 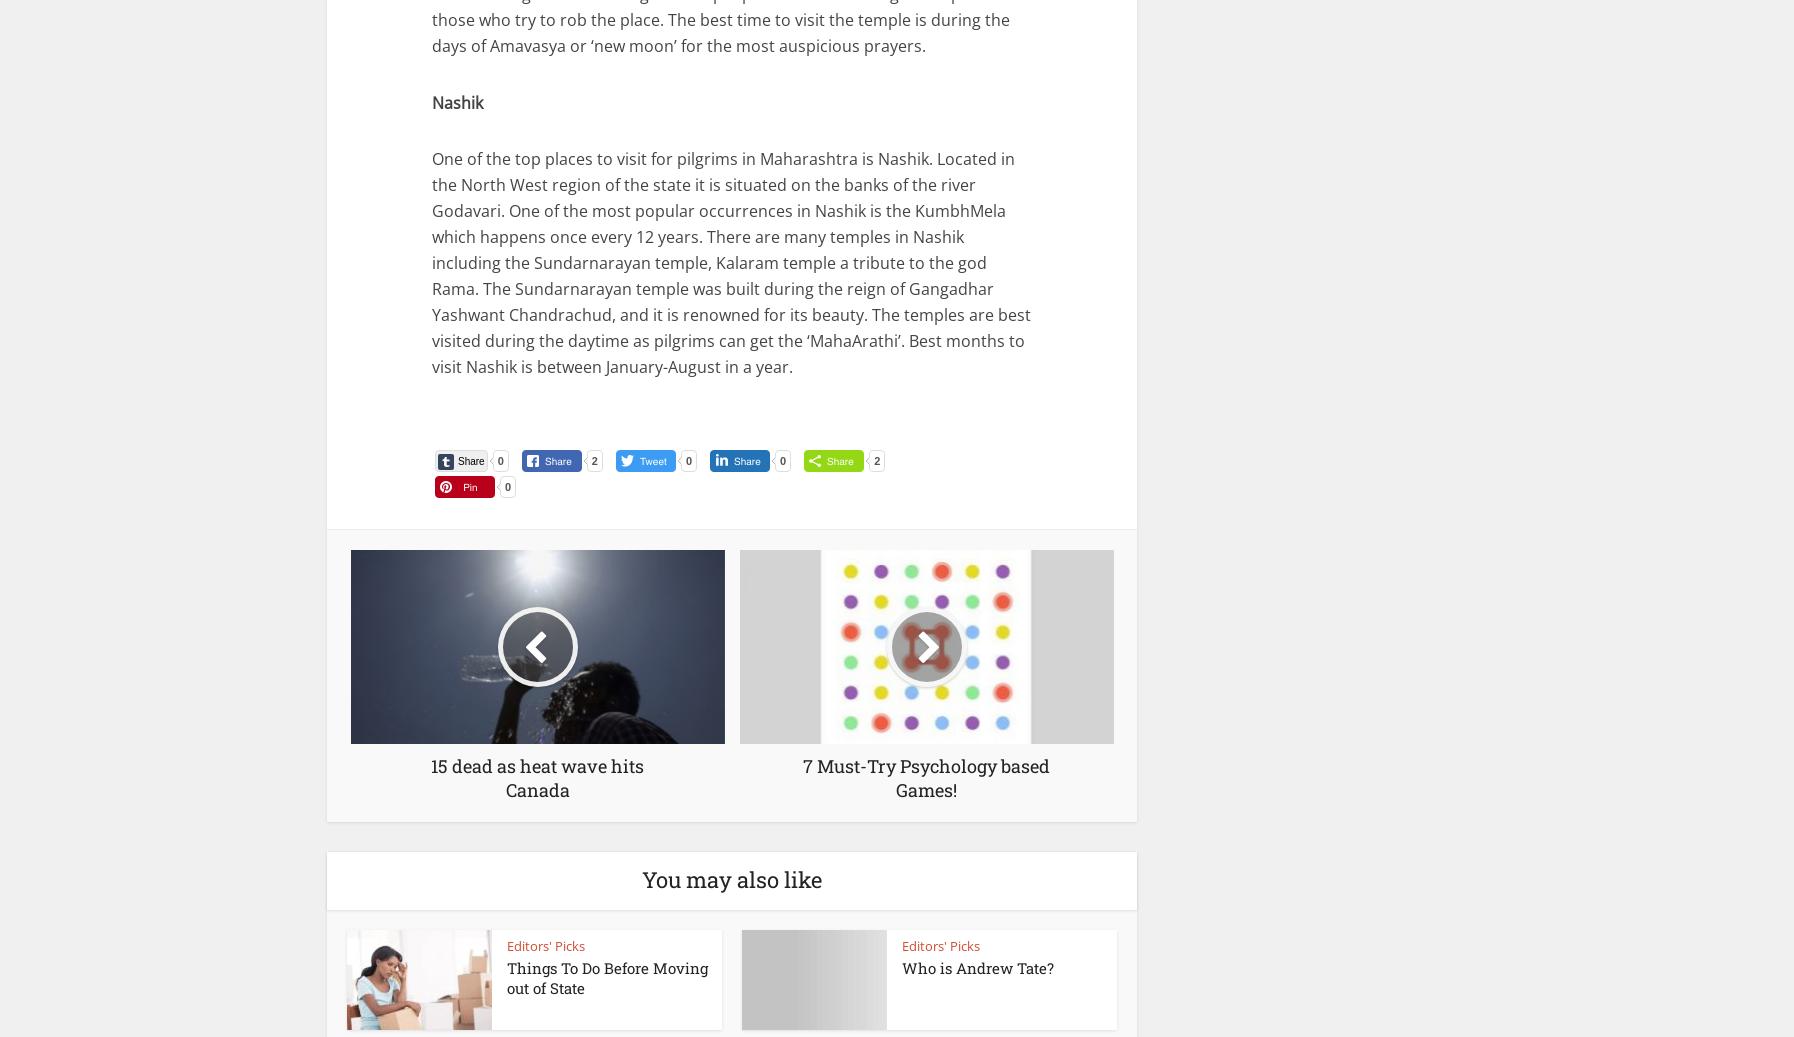 I want to click on 'You may also like', so click(x=731, y=879).